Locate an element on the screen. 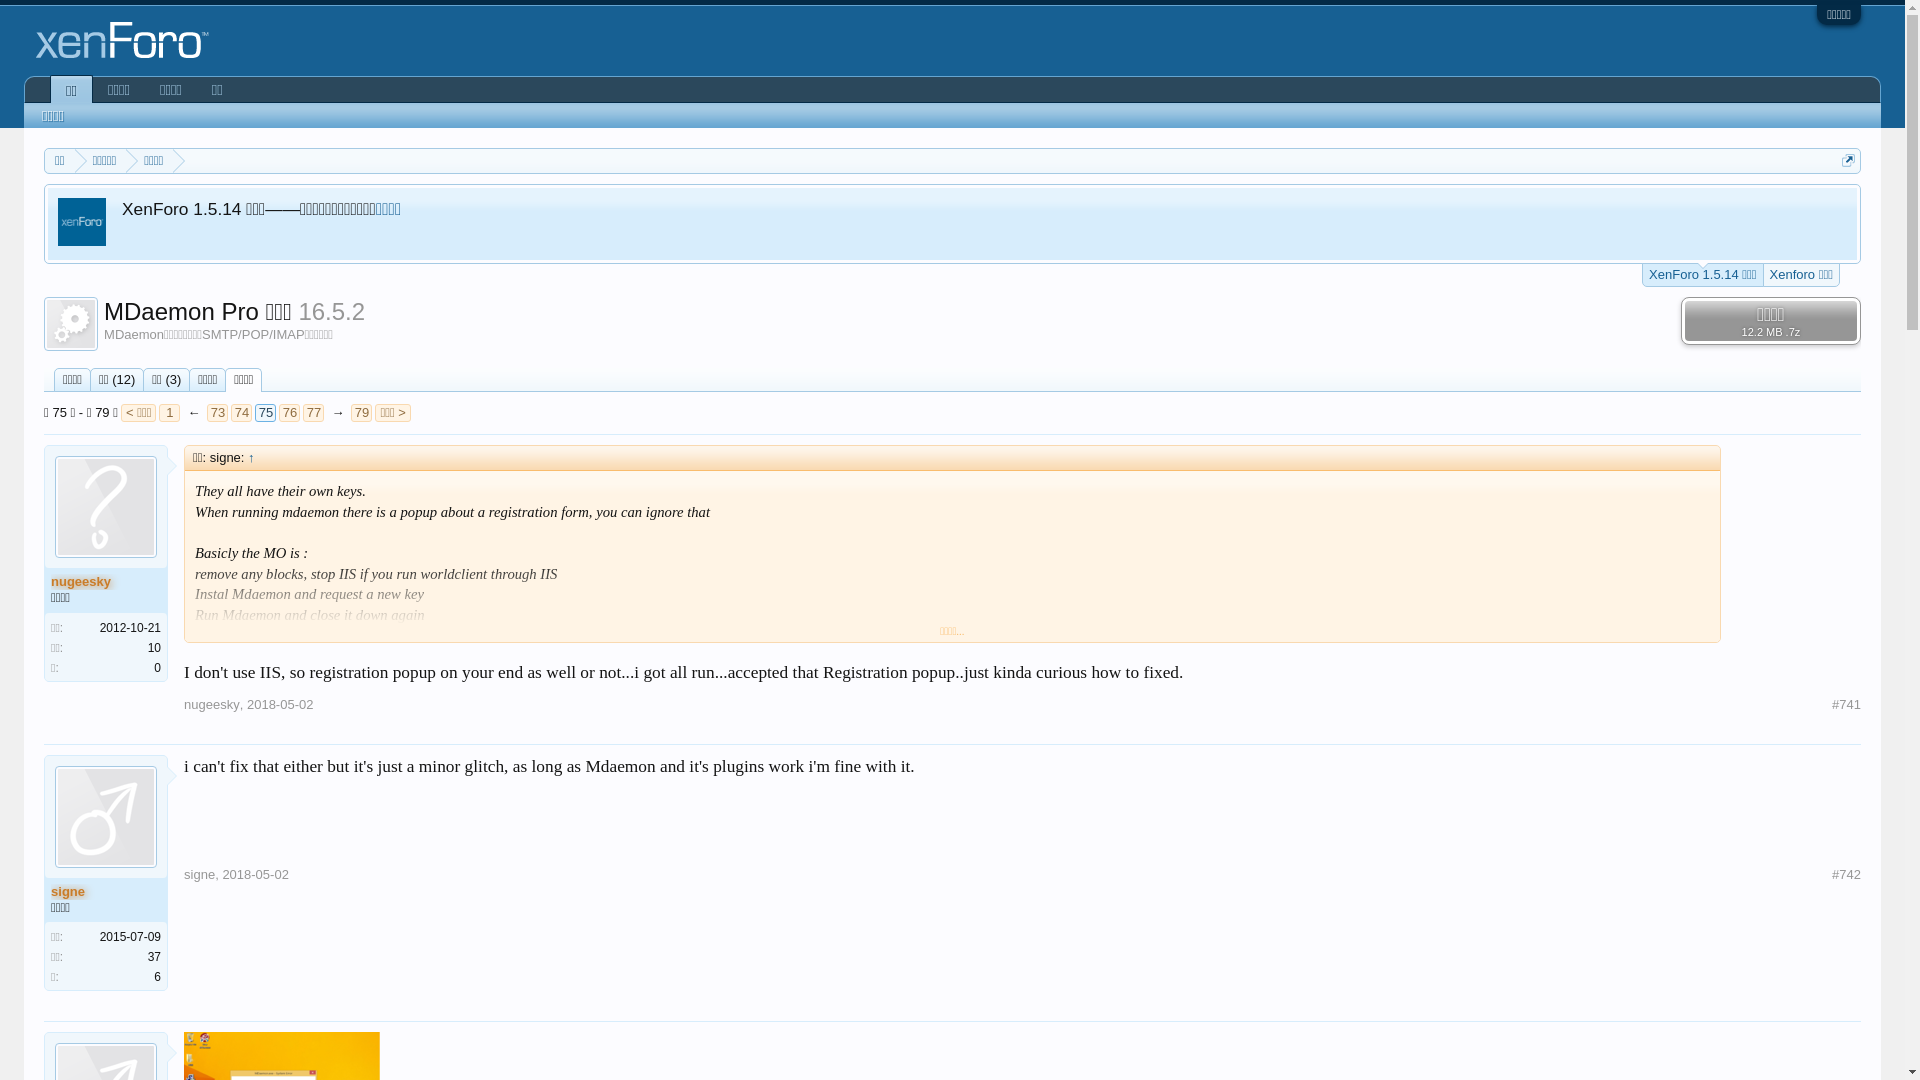  '2018-05-02' is located at coordinates (254, 873).